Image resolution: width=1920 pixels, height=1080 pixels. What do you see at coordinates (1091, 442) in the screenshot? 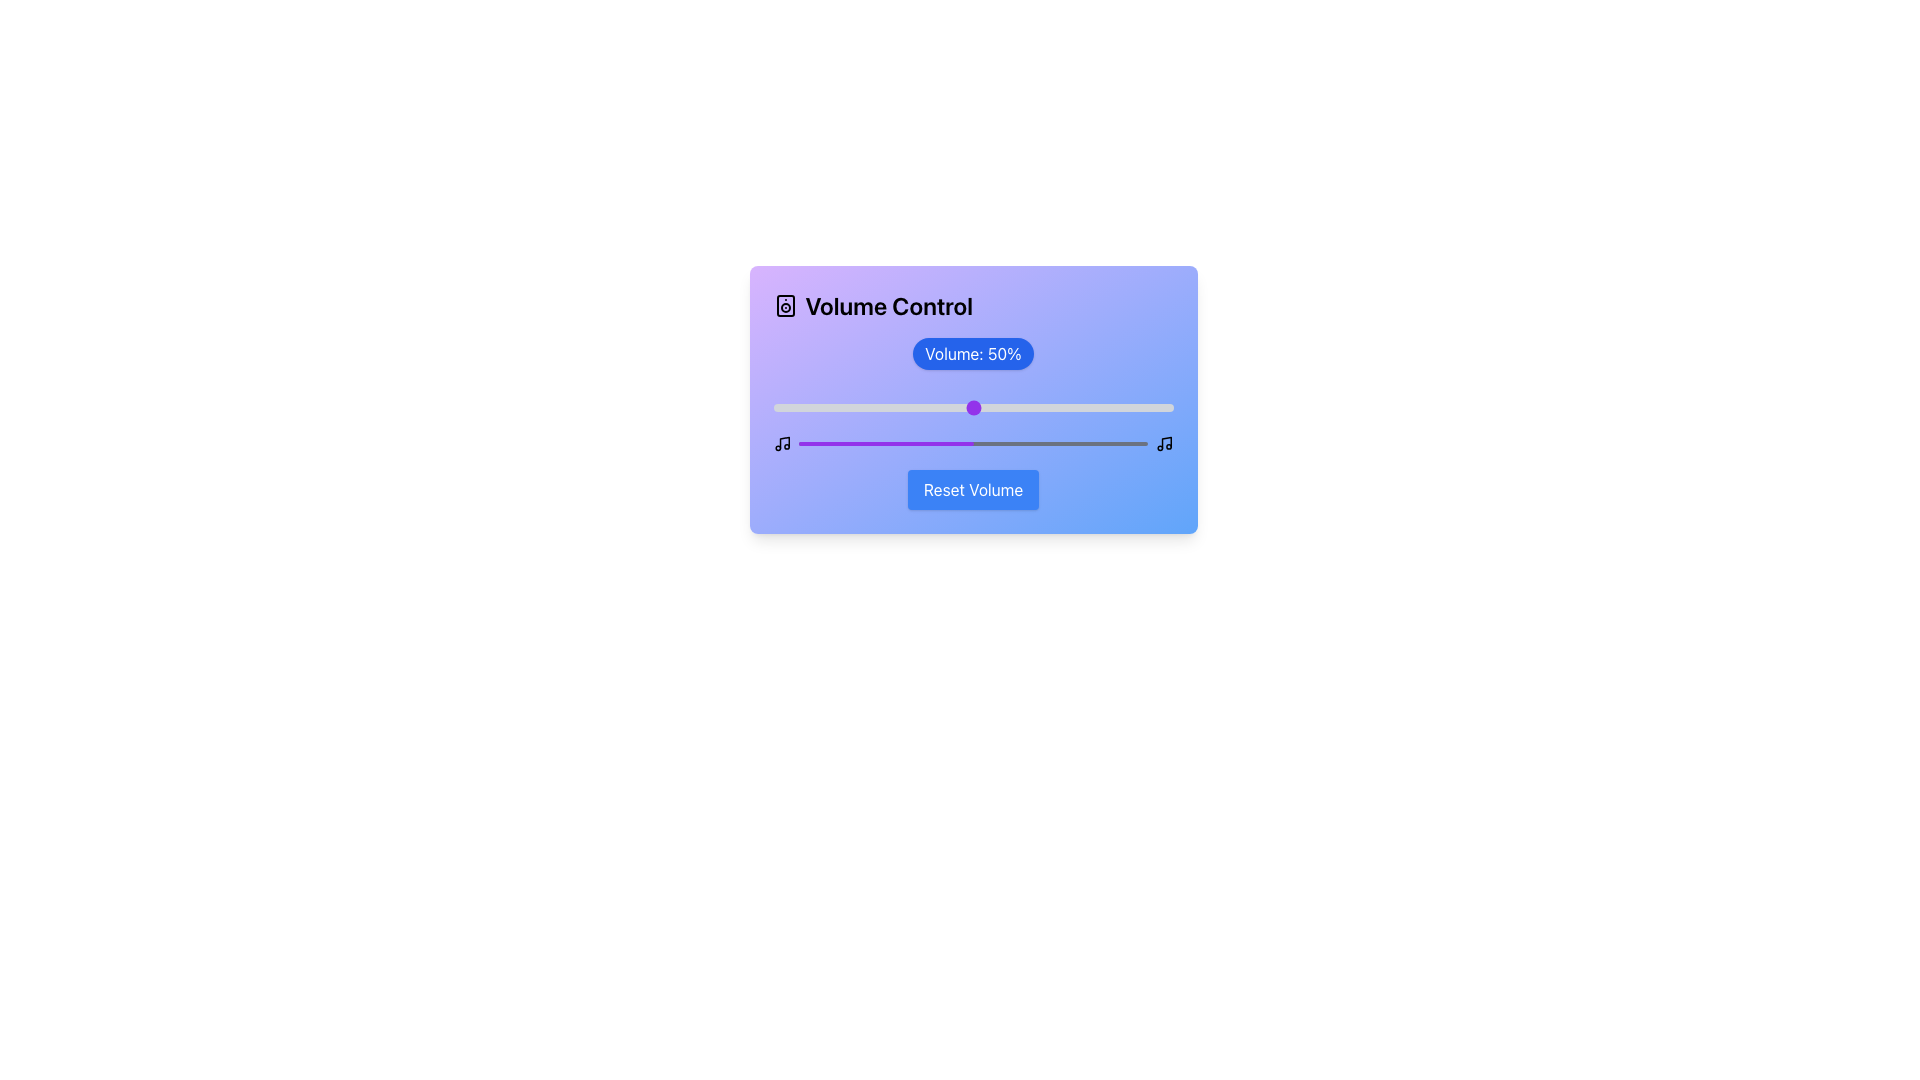
I see `the volume` at bounding box center [1091, 442].